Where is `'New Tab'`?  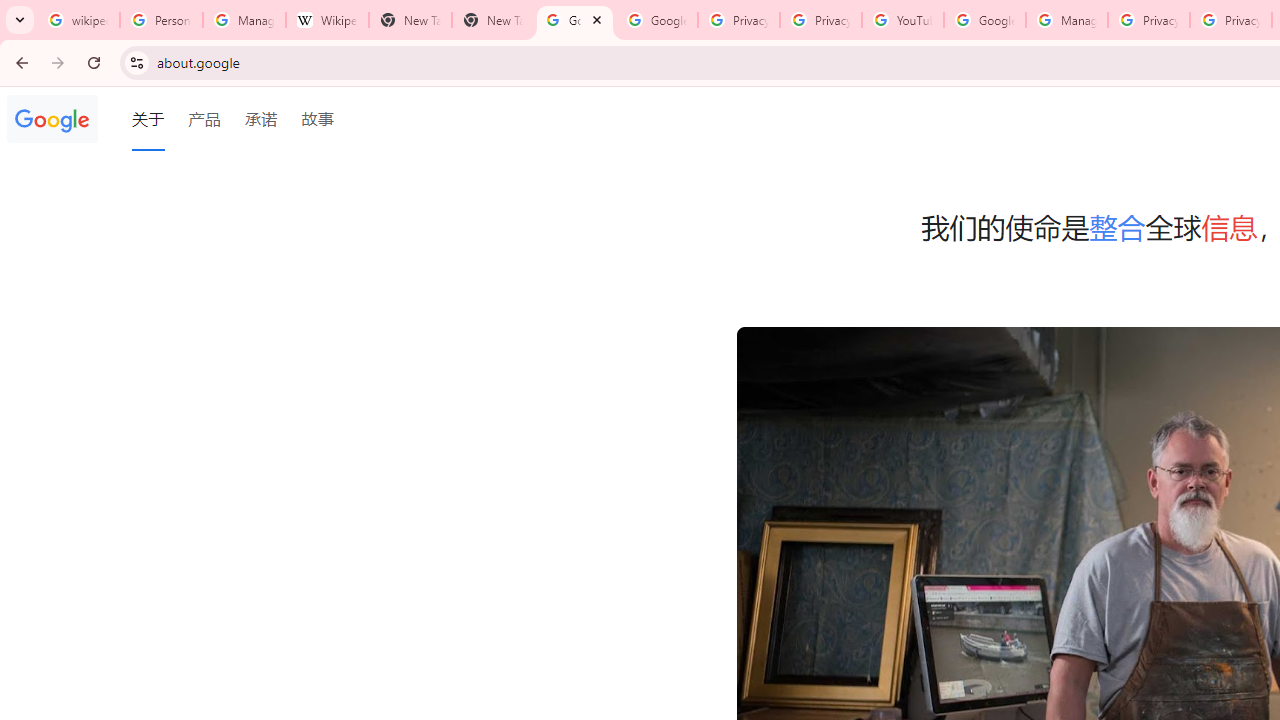
'New Tab' is located at coordinates (492, 20).